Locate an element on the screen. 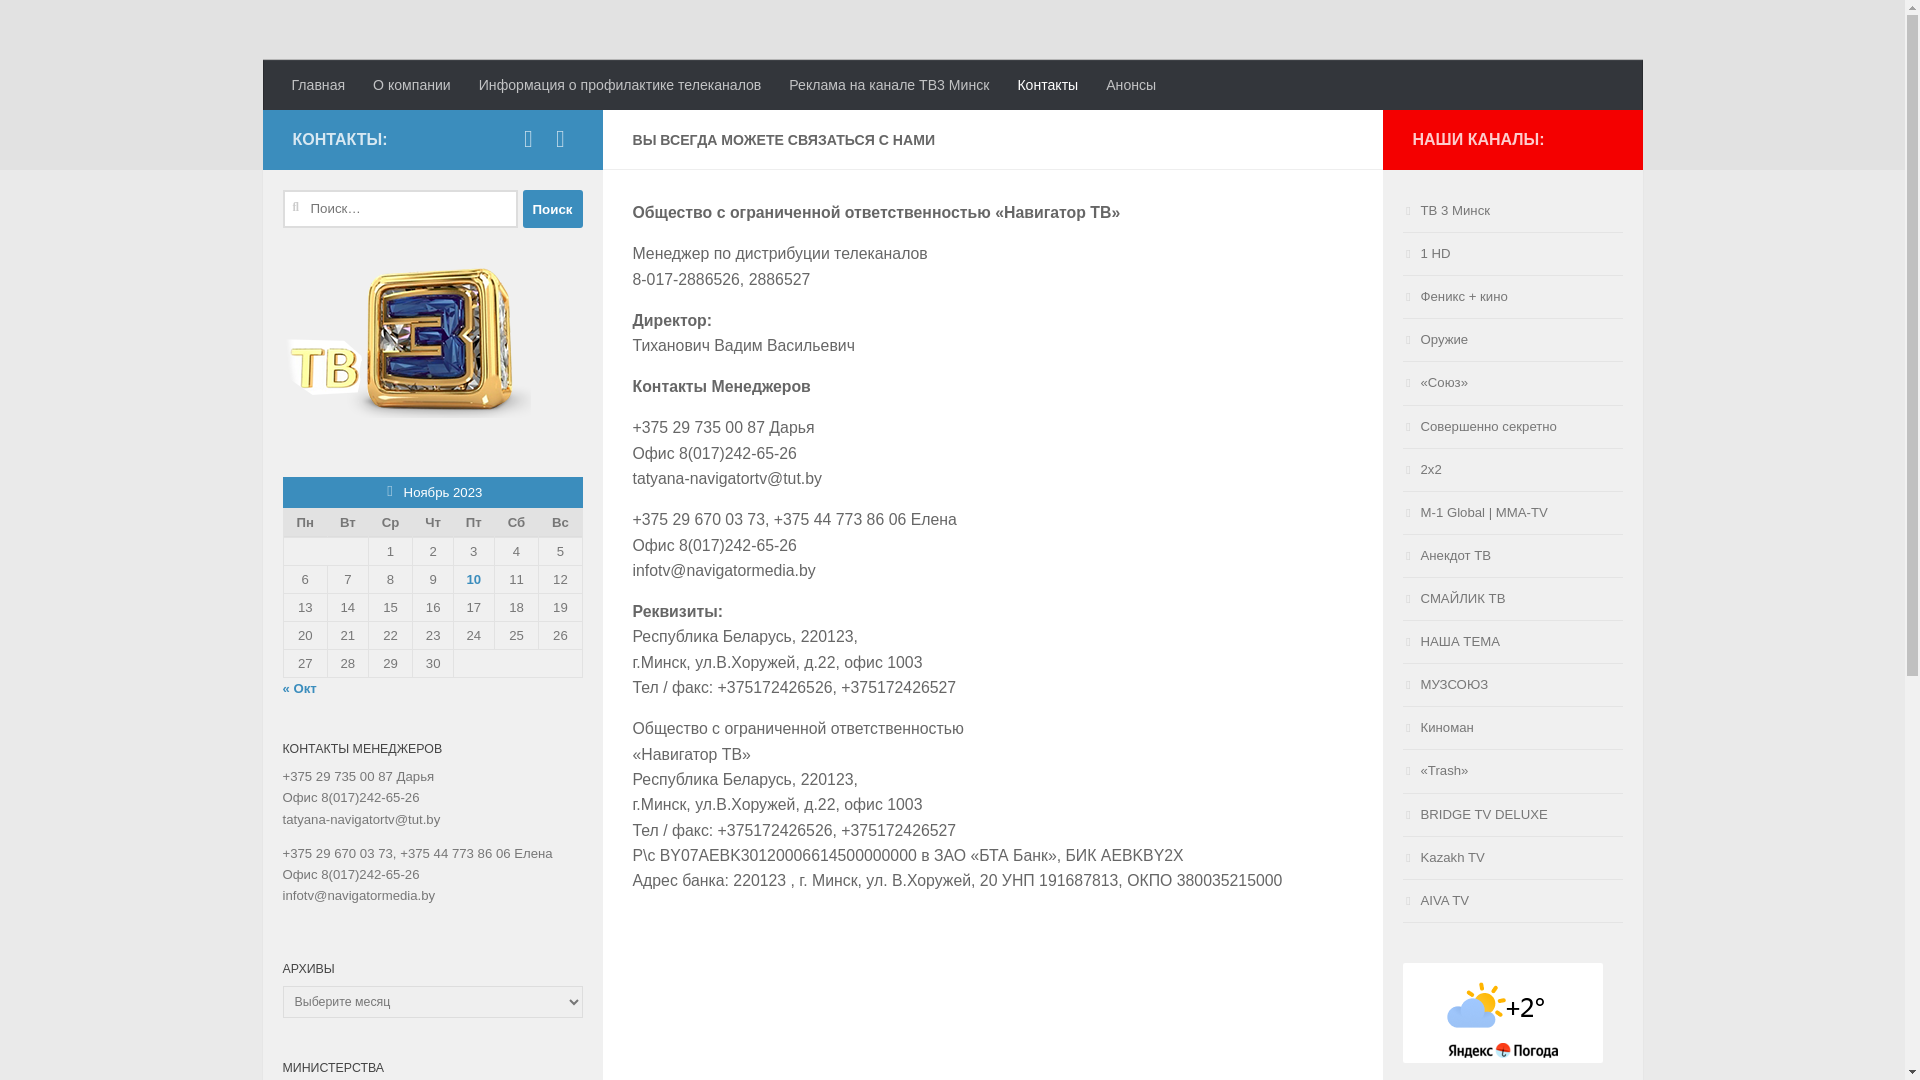 This screenshot has width=1920, height=1080. '10' is located at coordinates (472, 579).